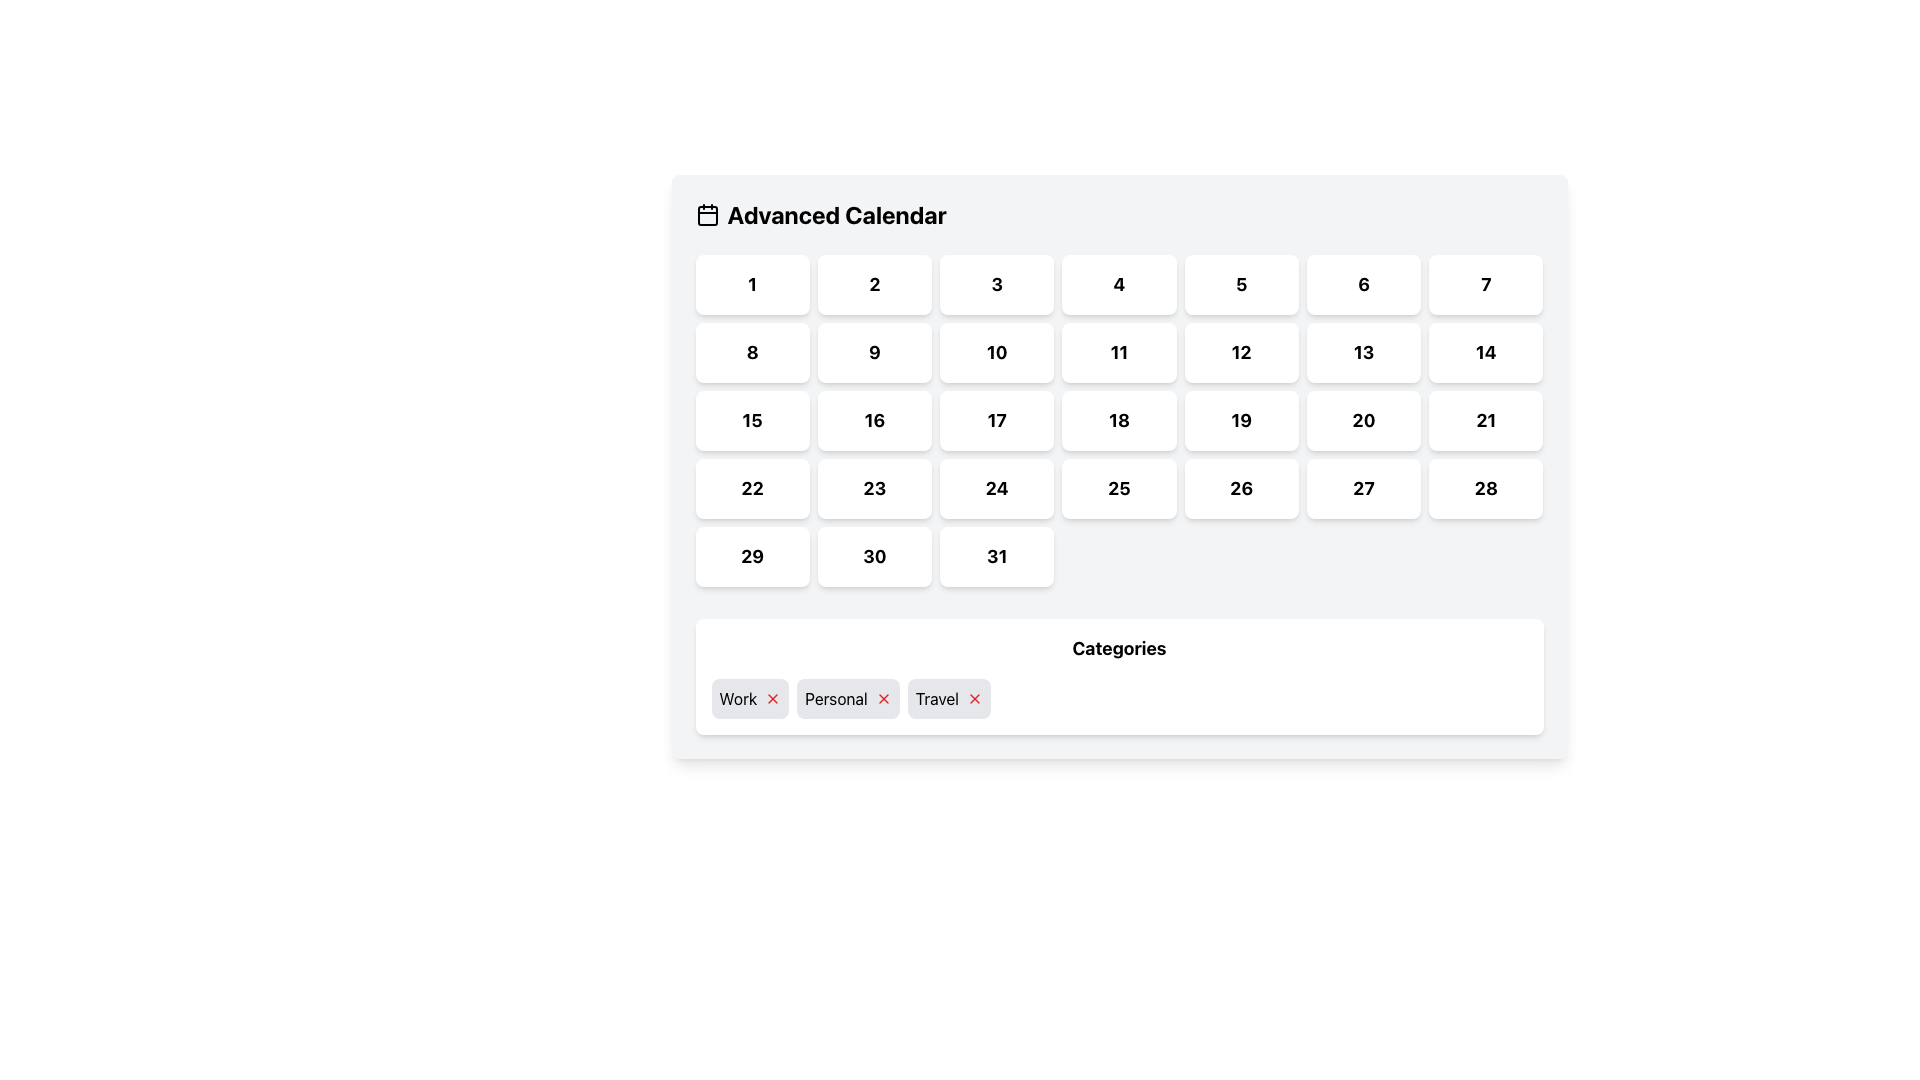  I want to click on the interactive calendar day cell representing the 22nd day of the month, so click(751, 489).